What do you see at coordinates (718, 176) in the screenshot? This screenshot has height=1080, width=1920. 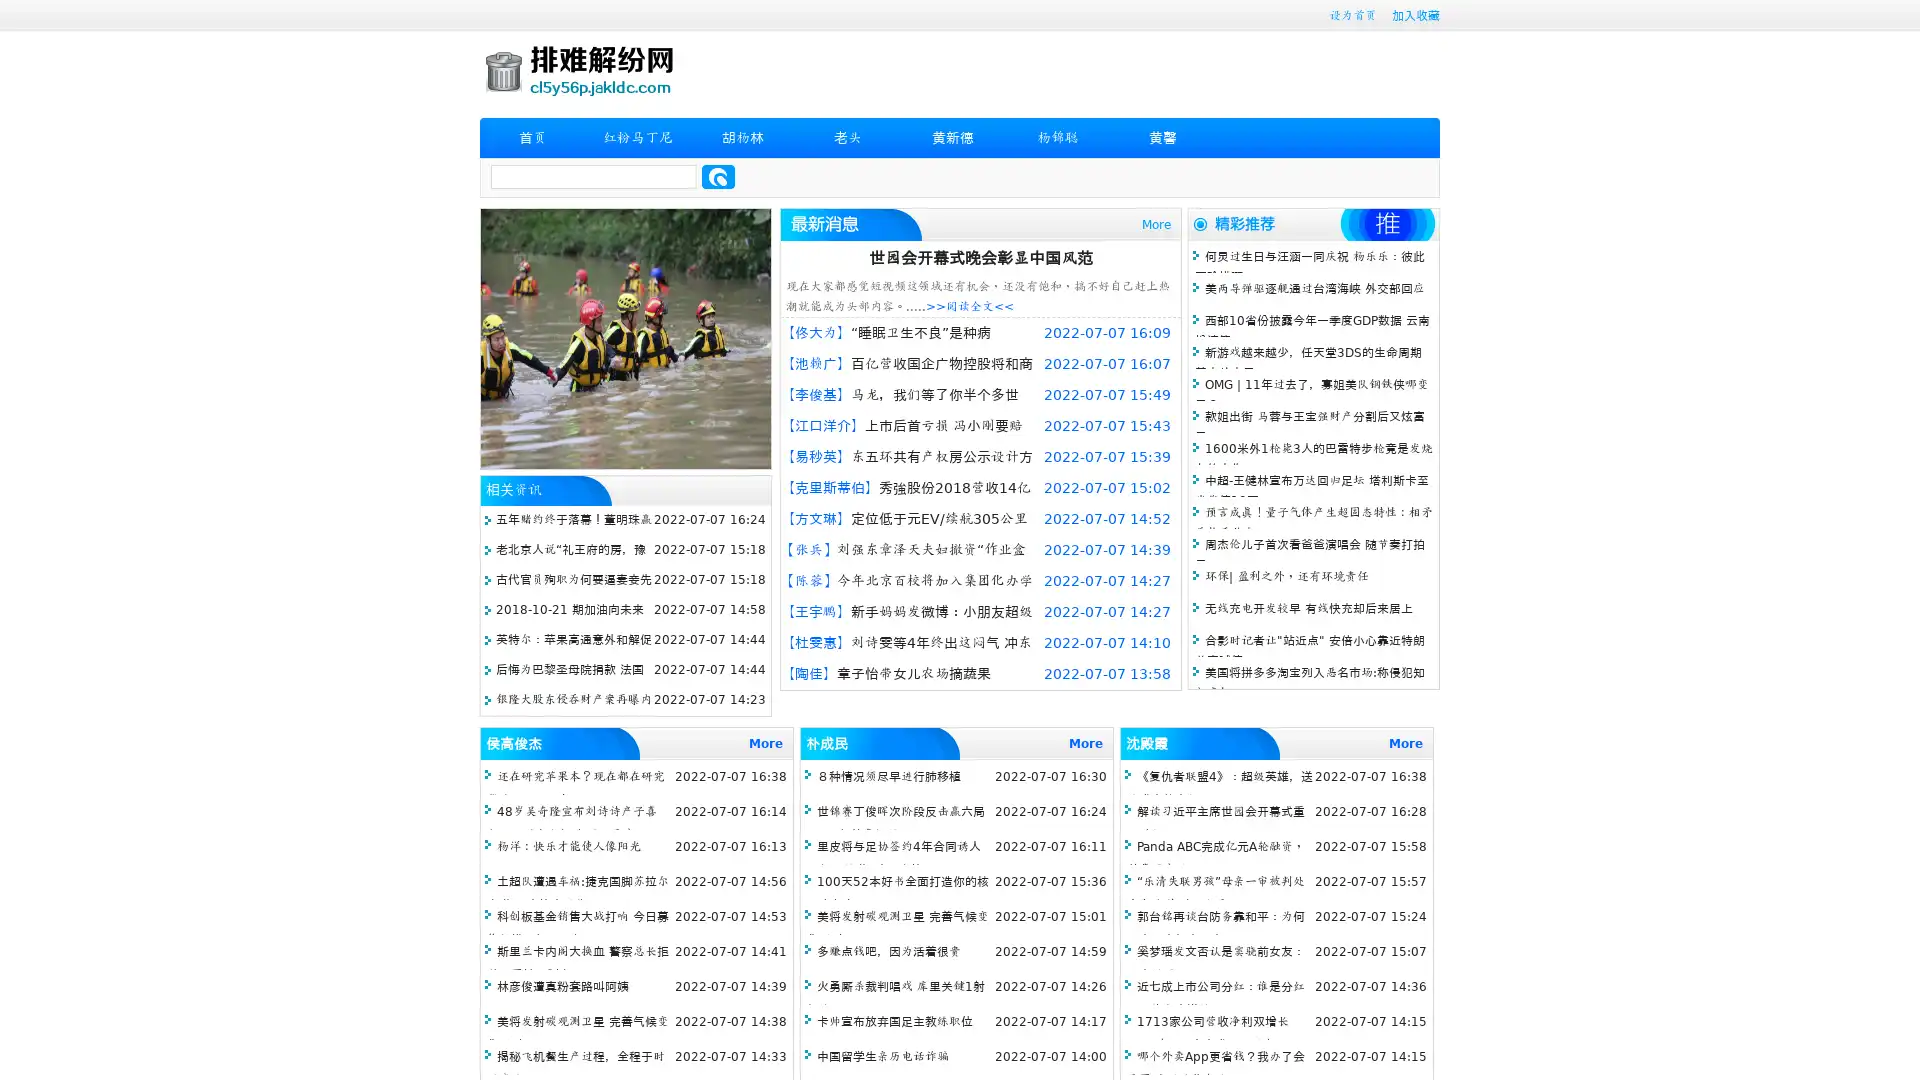 I see `Search` at bounding box center [718, 176].